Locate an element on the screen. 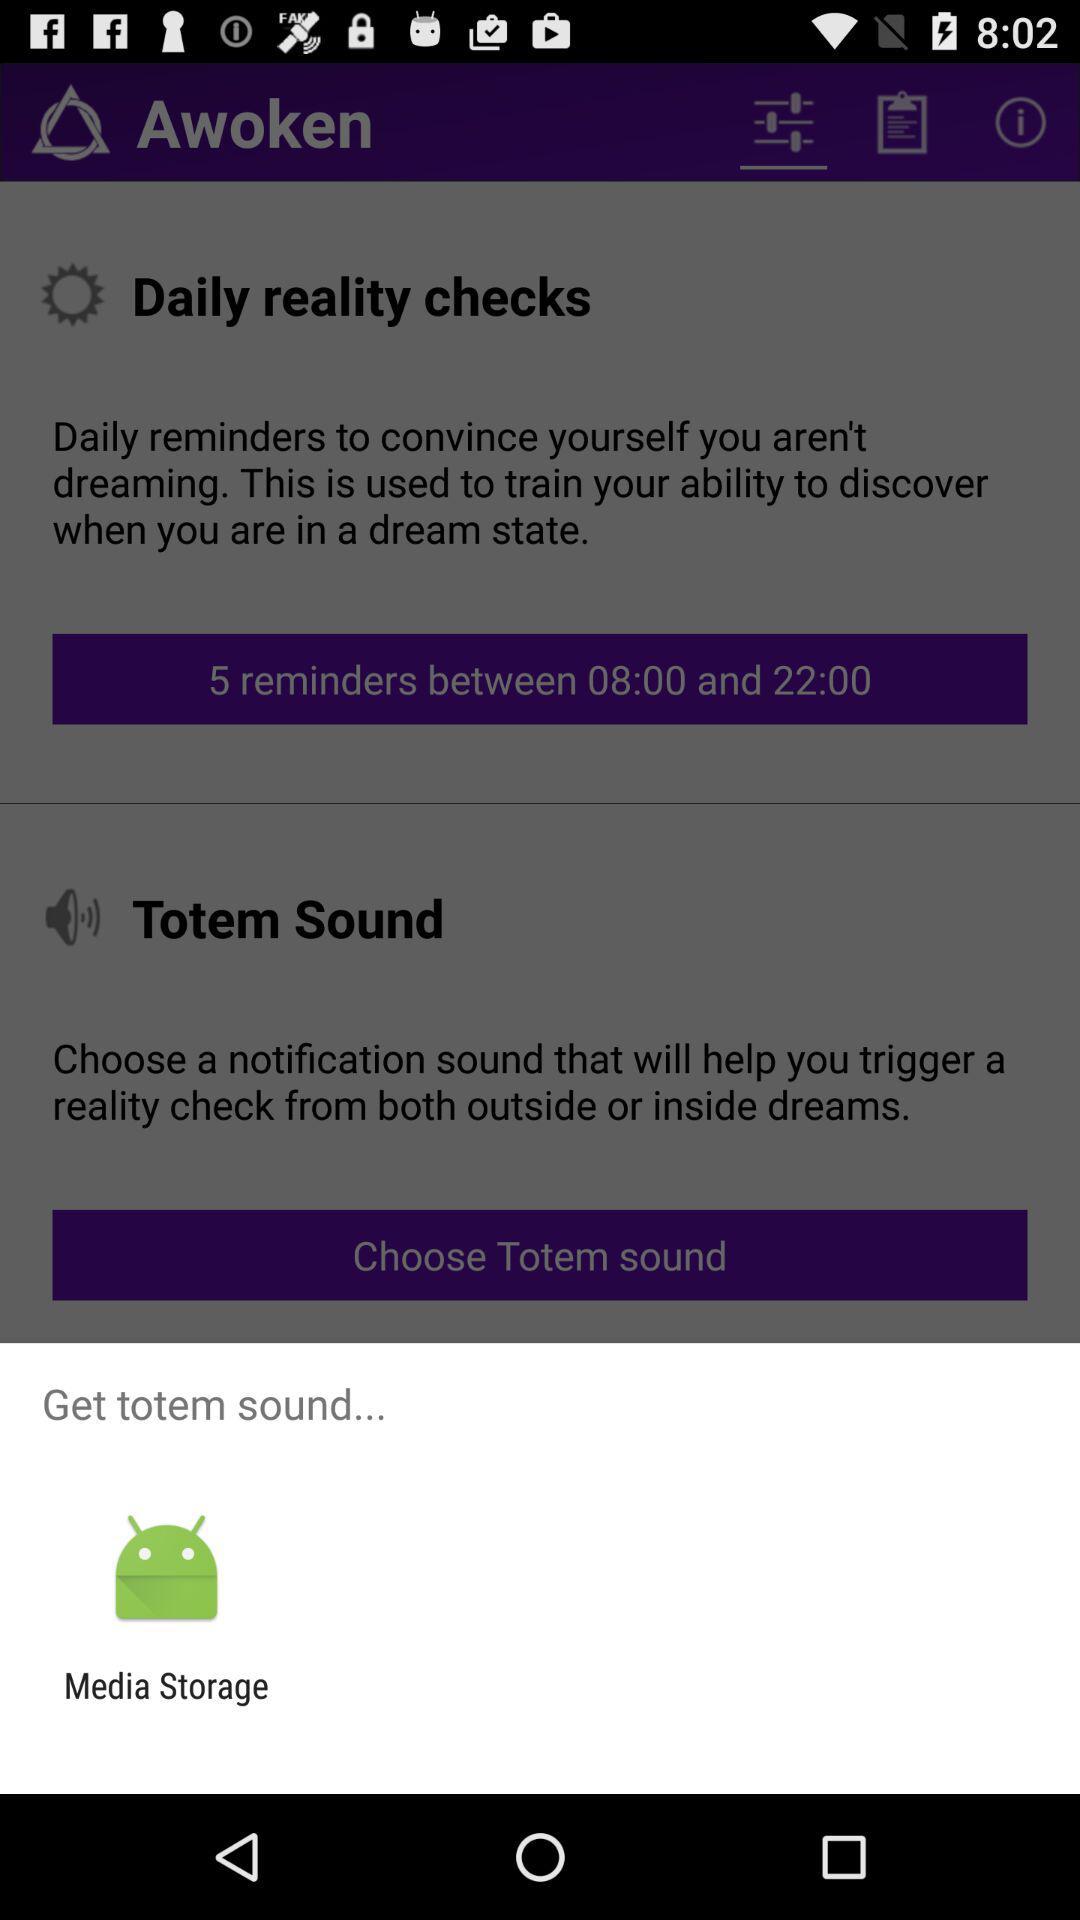 The height and width of the screenshot is (1920, 1080). the description icon is located at coordinates (902, 129).